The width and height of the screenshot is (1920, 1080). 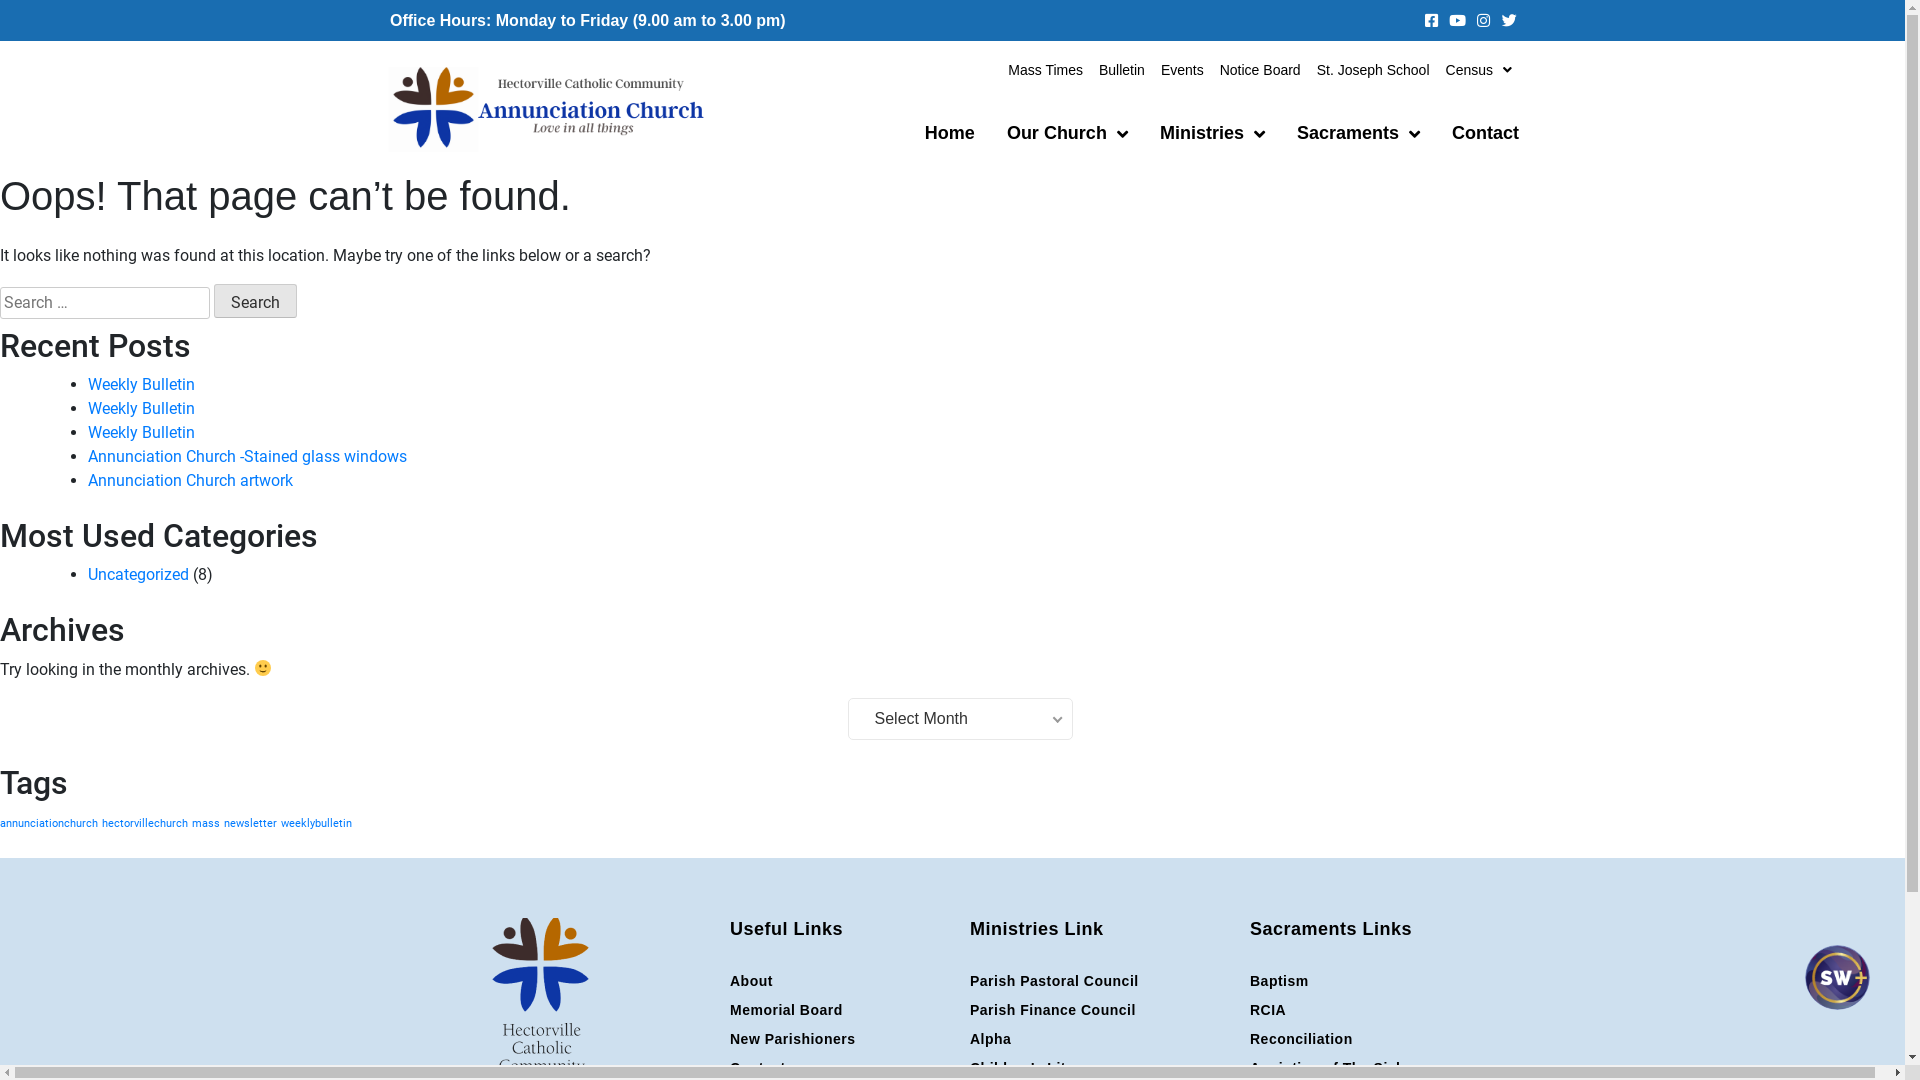 What do you see at coordinates (86, 574) in the screenshot?
I see `'Uncategorized'` at bounding box center [86, 574].